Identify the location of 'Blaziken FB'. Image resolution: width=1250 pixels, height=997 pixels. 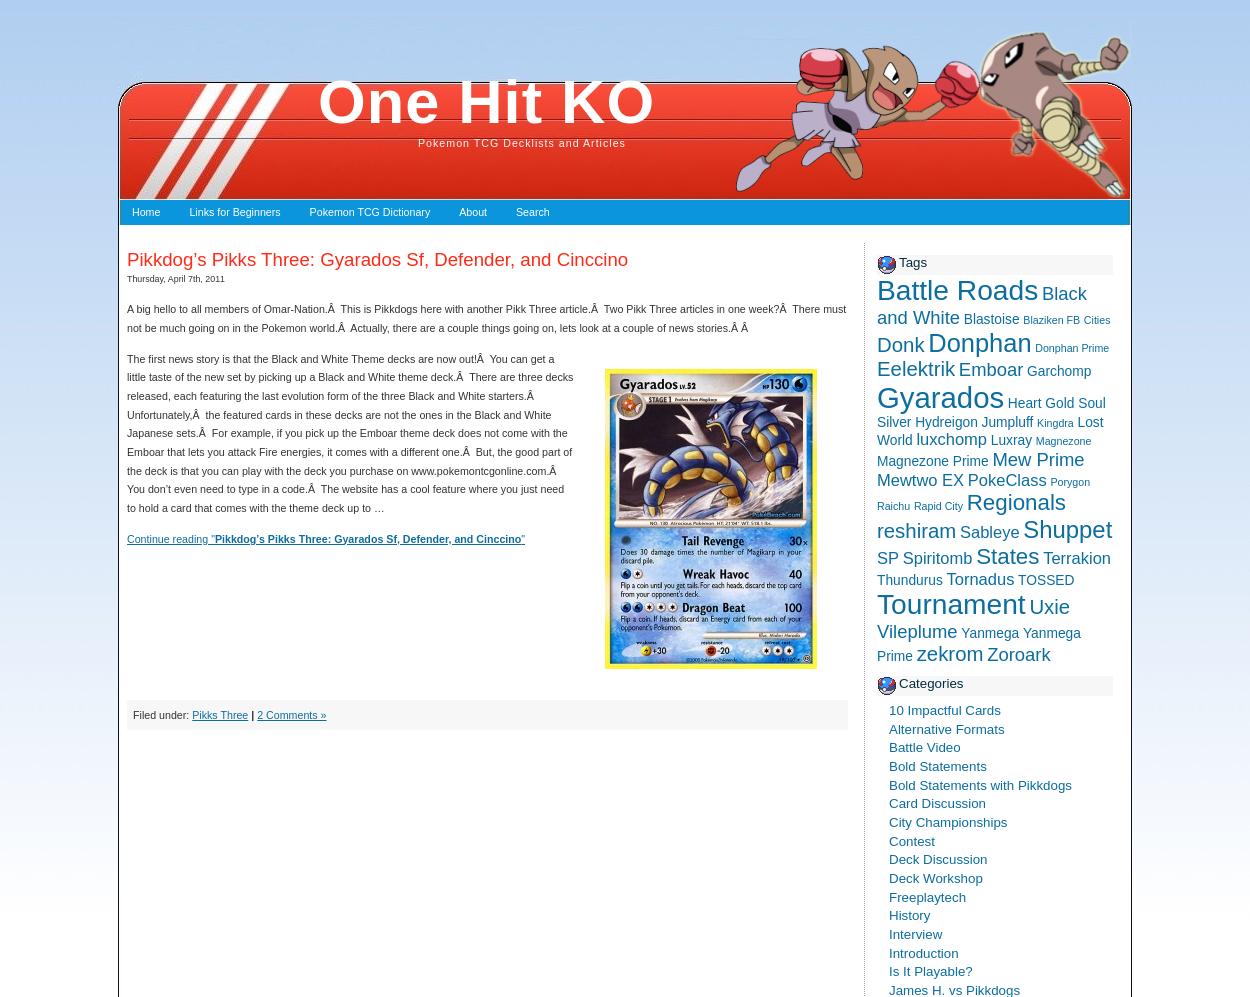
(1051, 319).